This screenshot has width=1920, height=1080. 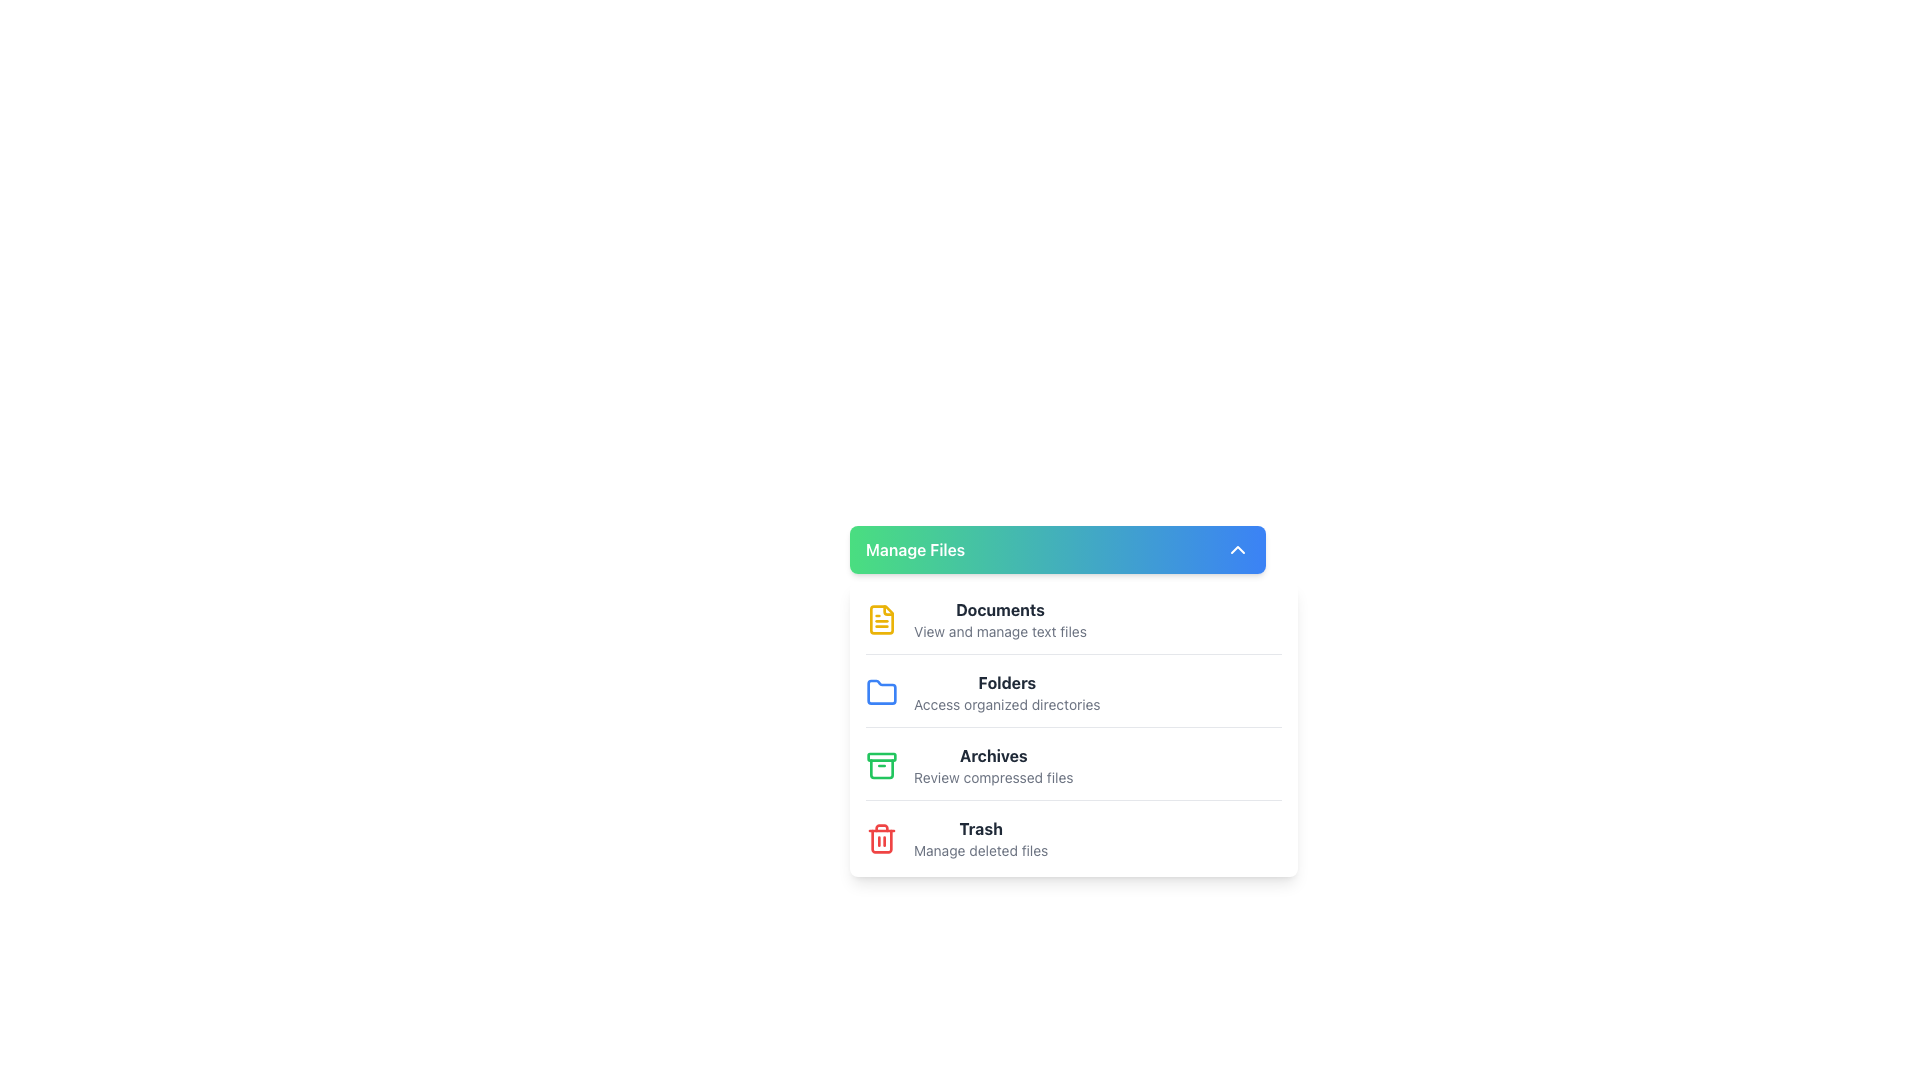 I want to click on an item in the Dropdown menu content under the 'Manage Files' button, so click(x=1073, y=729).